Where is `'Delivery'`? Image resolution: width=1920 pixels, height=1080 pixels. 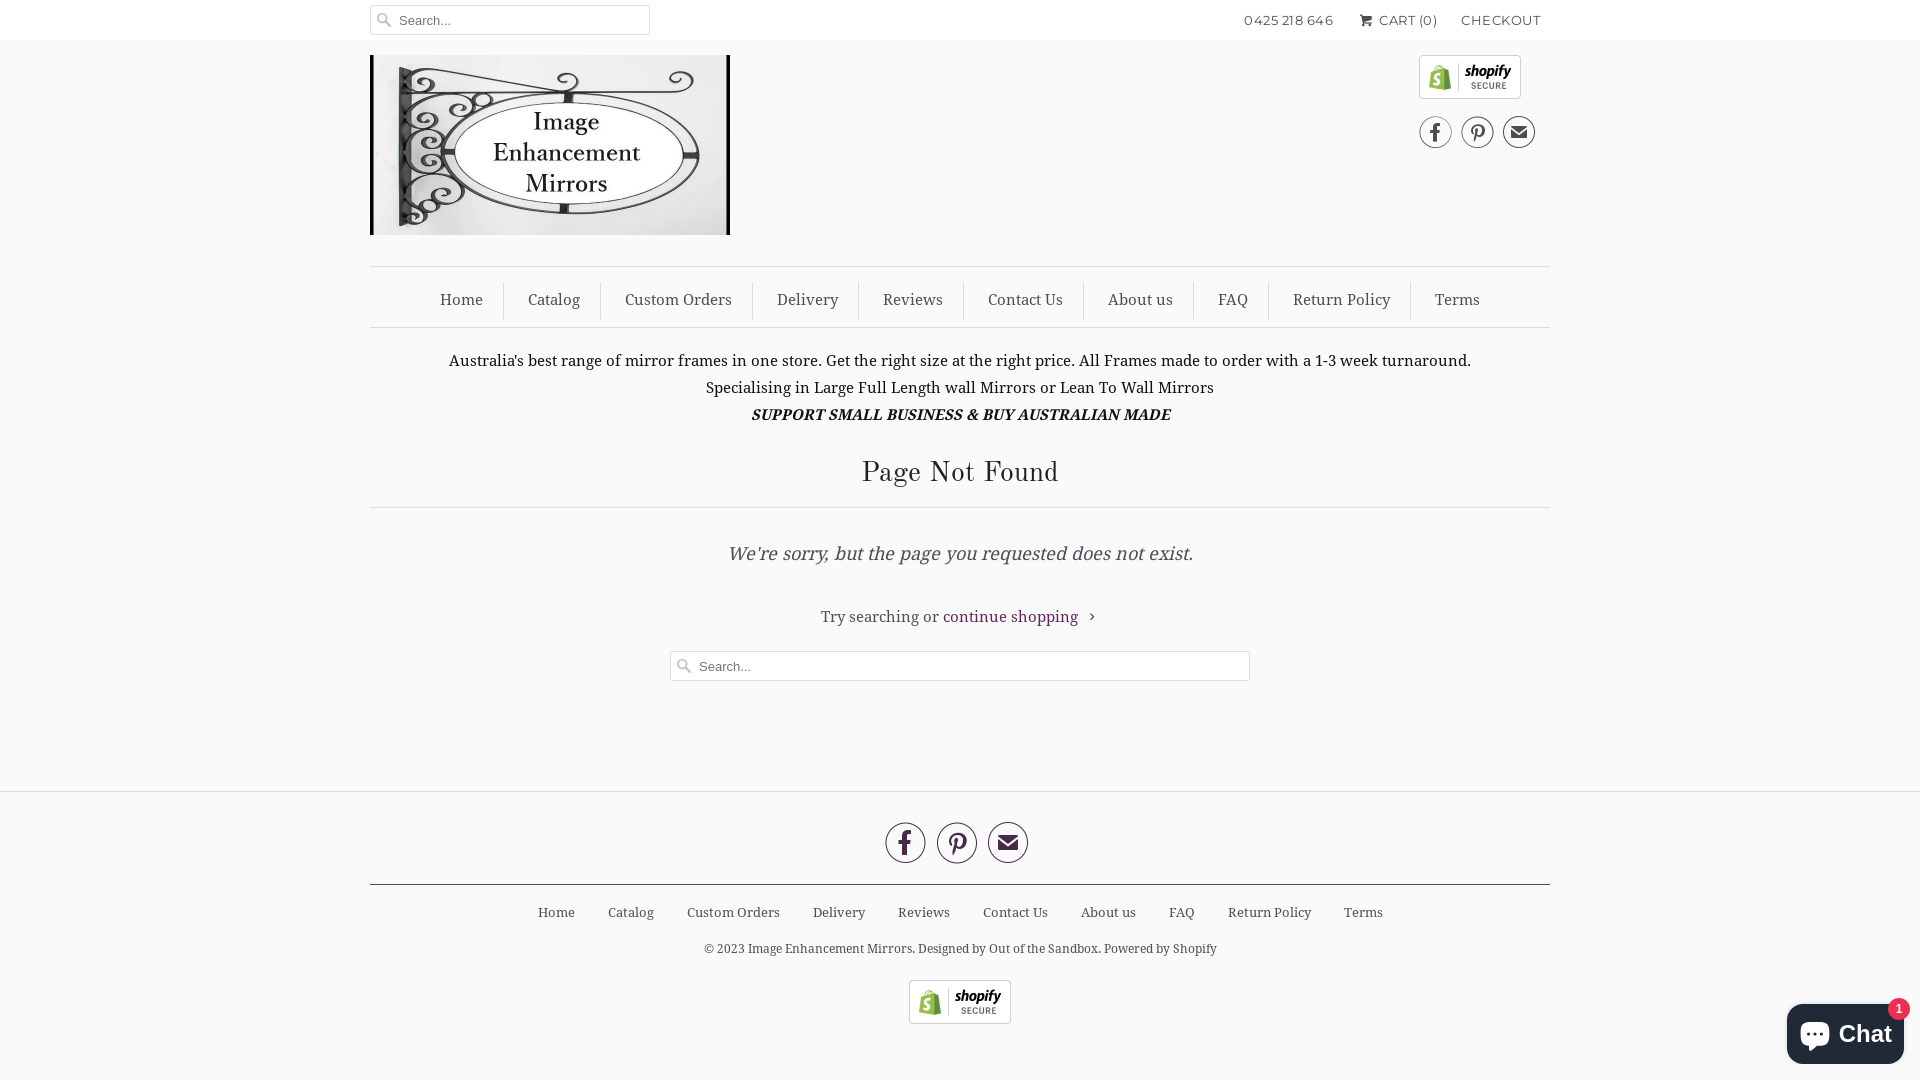 'Delivery' is located at coordinates (776, 300).